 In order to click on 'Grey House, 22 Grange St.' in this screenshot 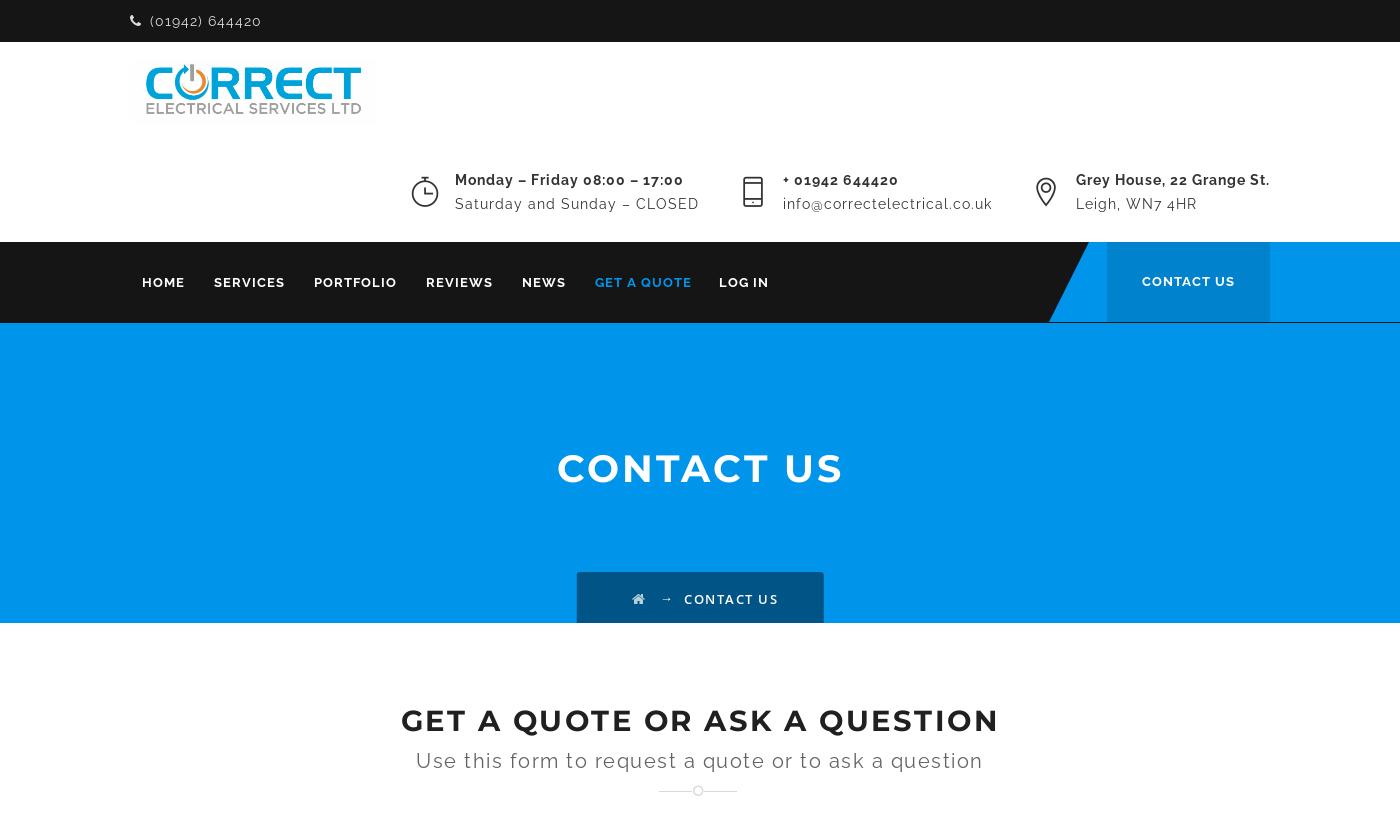, I will do `click(1173, 180)`.